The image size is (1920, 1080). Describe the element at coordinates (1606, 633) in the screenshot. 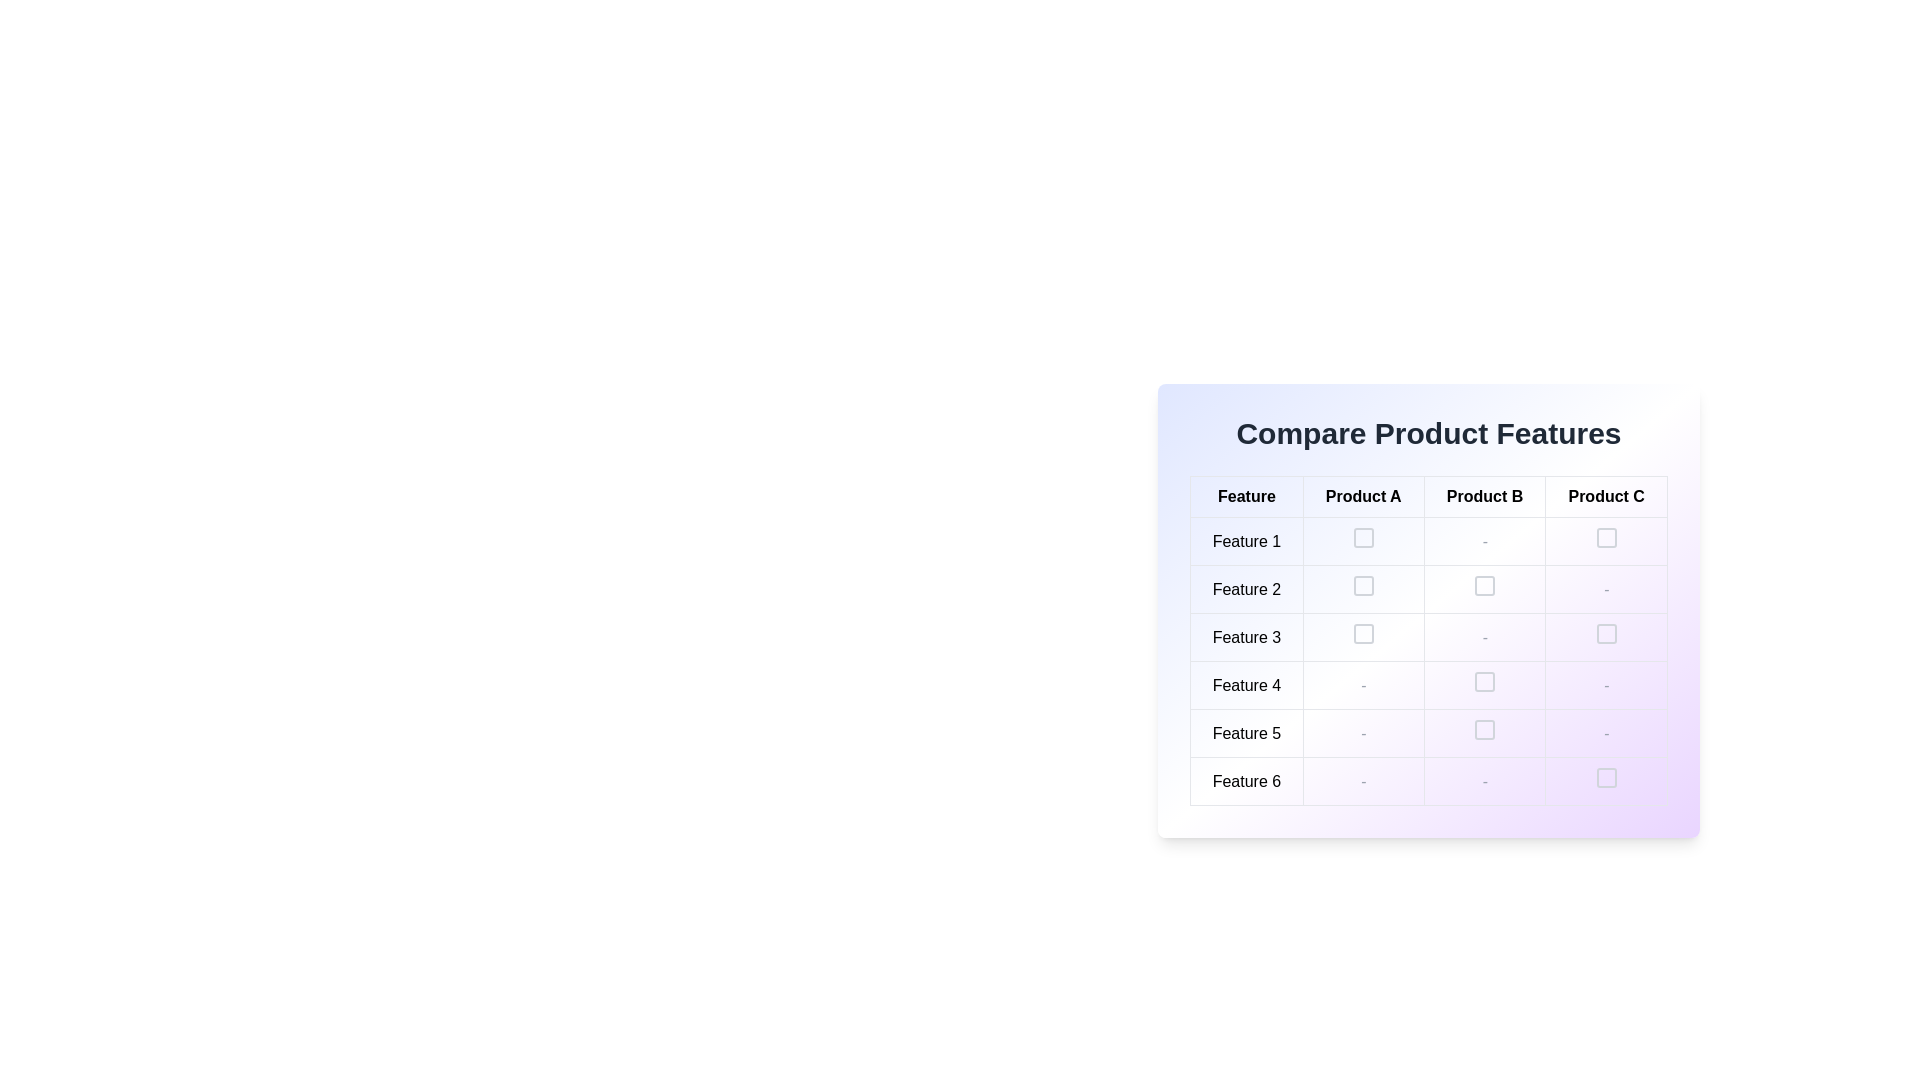

I see `the light gray rounded square icon located in the 'Product C' column and 'Feature 3' row of the comparison table via keyboard navigation` at that location.